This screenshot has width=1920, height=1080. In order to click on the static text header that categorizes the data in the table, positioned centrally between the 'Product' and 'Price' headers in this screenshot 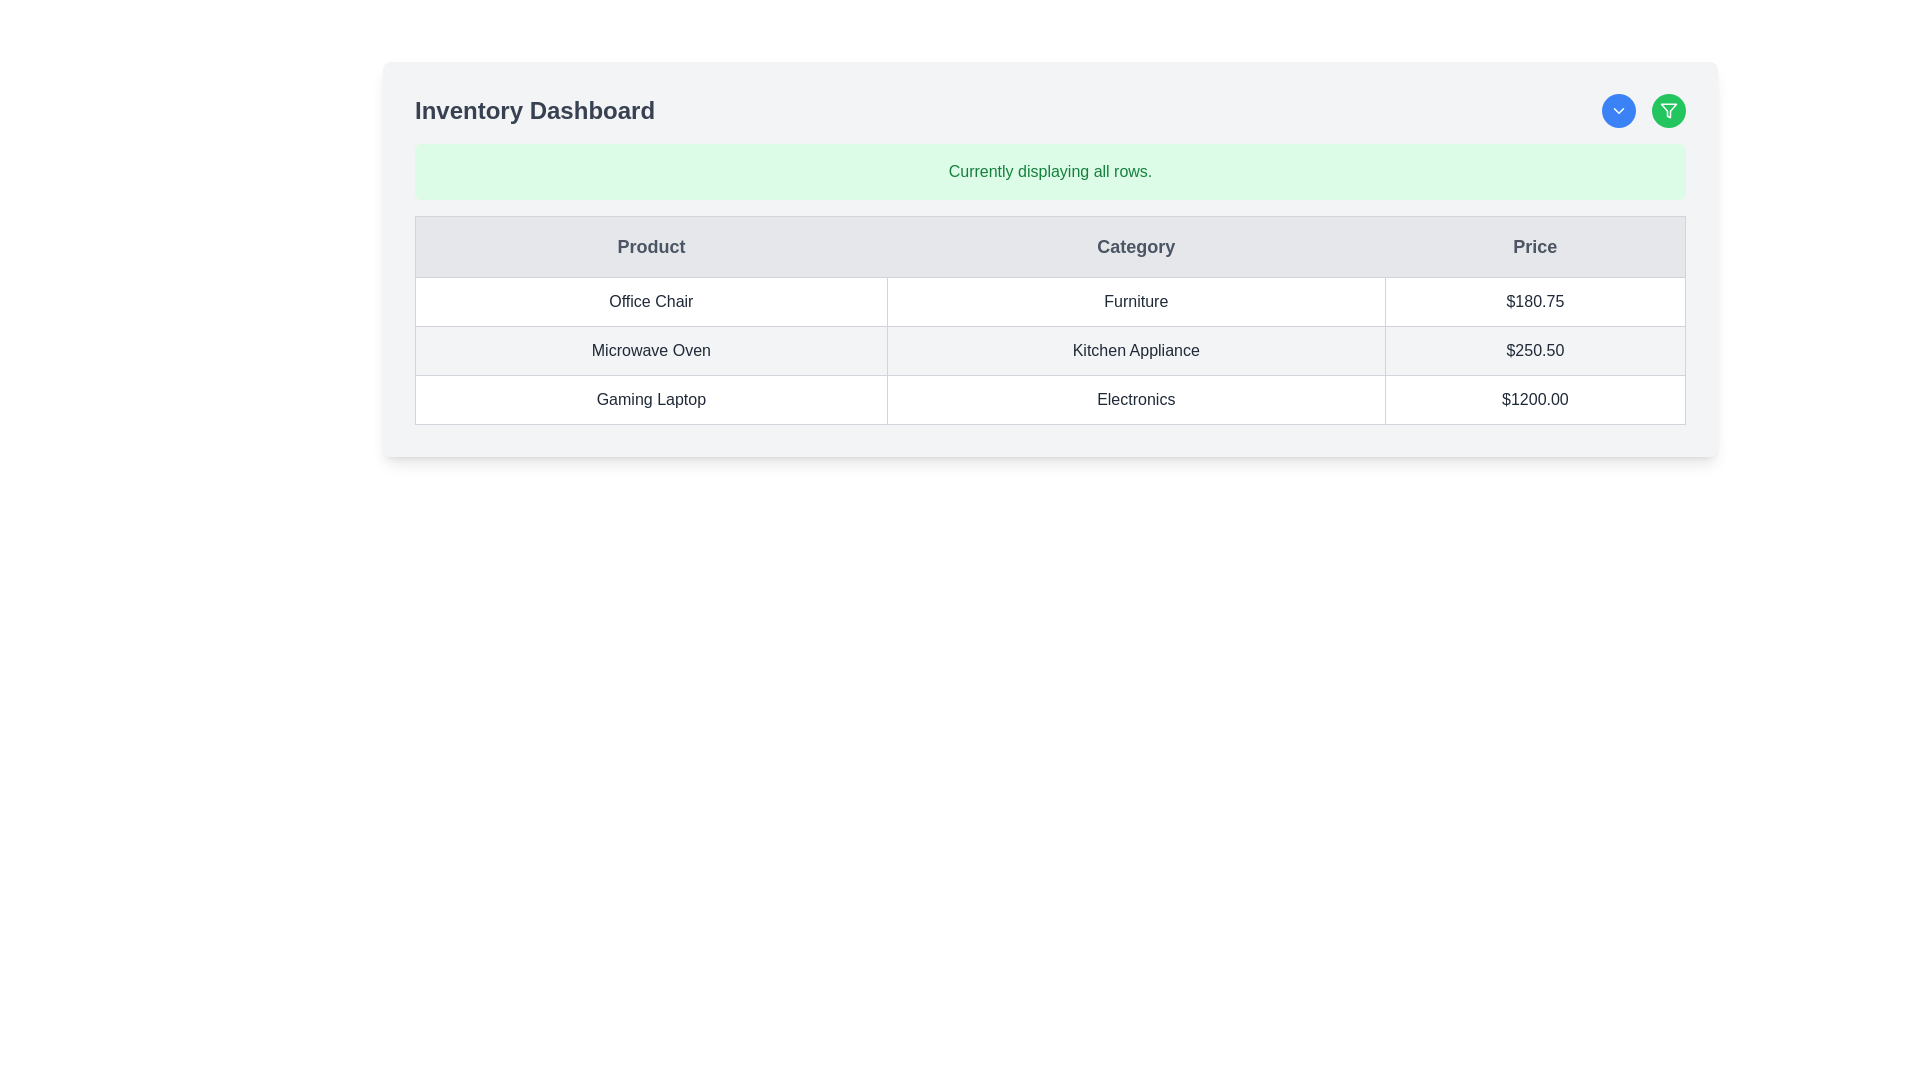, I will do `click(1136, 245)`.